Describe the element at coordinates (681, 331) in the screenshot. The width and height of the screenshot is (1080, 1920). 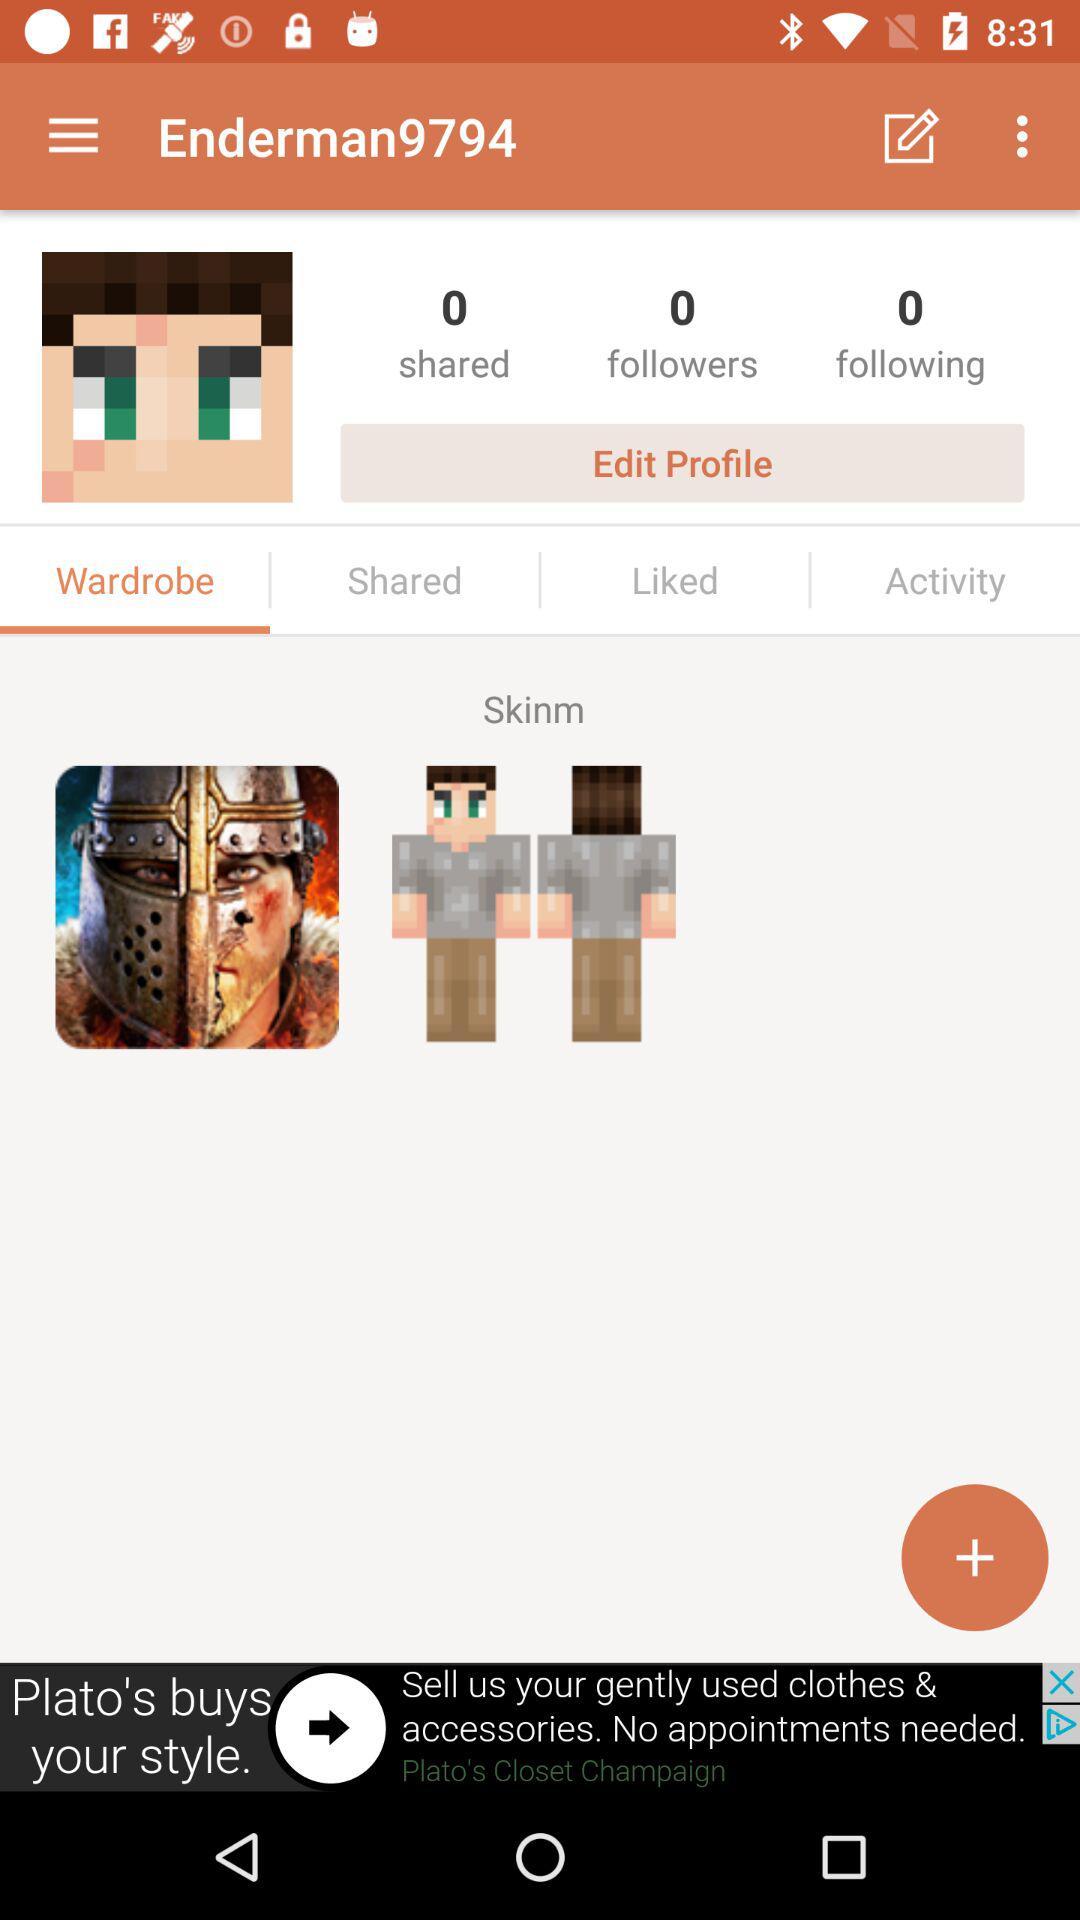
I see `0 followers` at that location.